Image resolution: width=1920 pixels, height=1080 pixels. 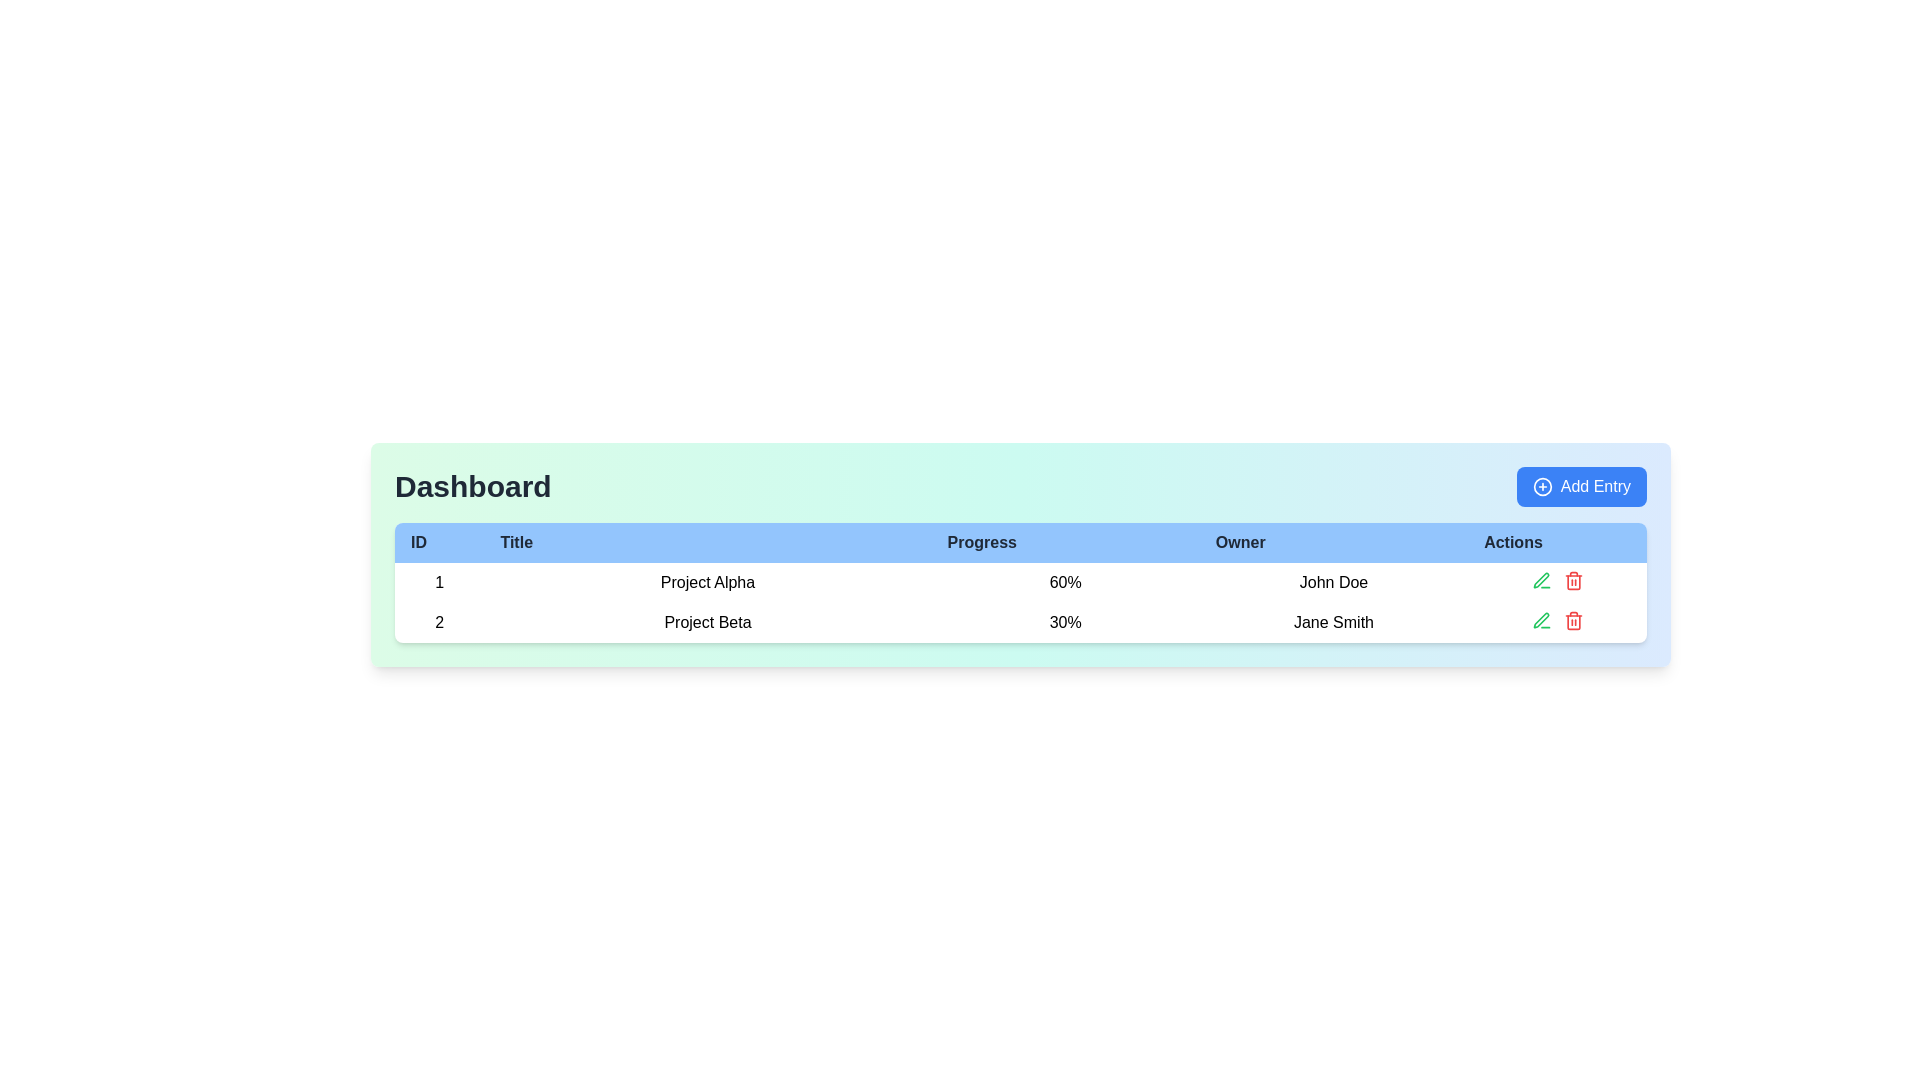 I want to click on the green pen icon in the Actions column of the first row, so click(x=1540, y=581).